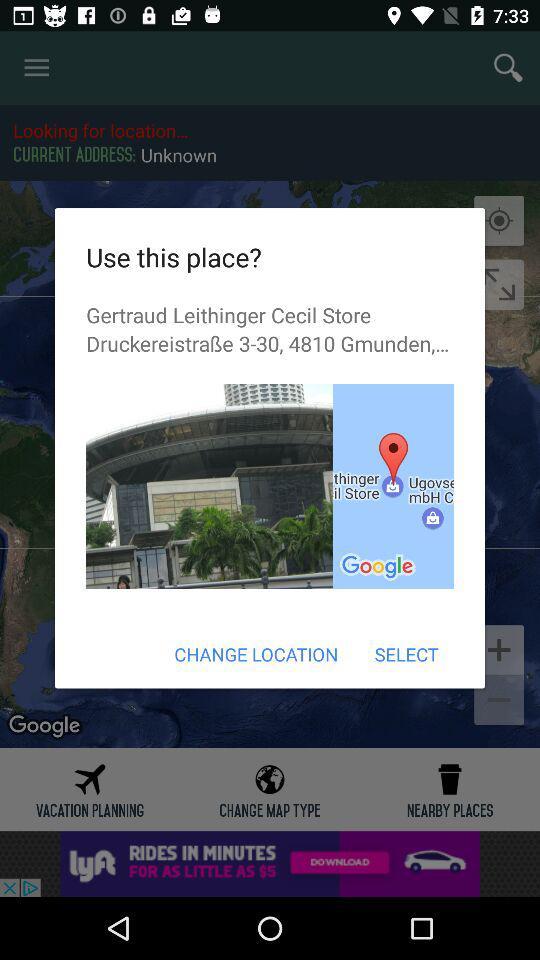 This screenshot has width=540, height=960. What do you see at coordinates (405, 653) in the screenshot?
I see `icon to the right of change location` at bounding box center [405, 653].